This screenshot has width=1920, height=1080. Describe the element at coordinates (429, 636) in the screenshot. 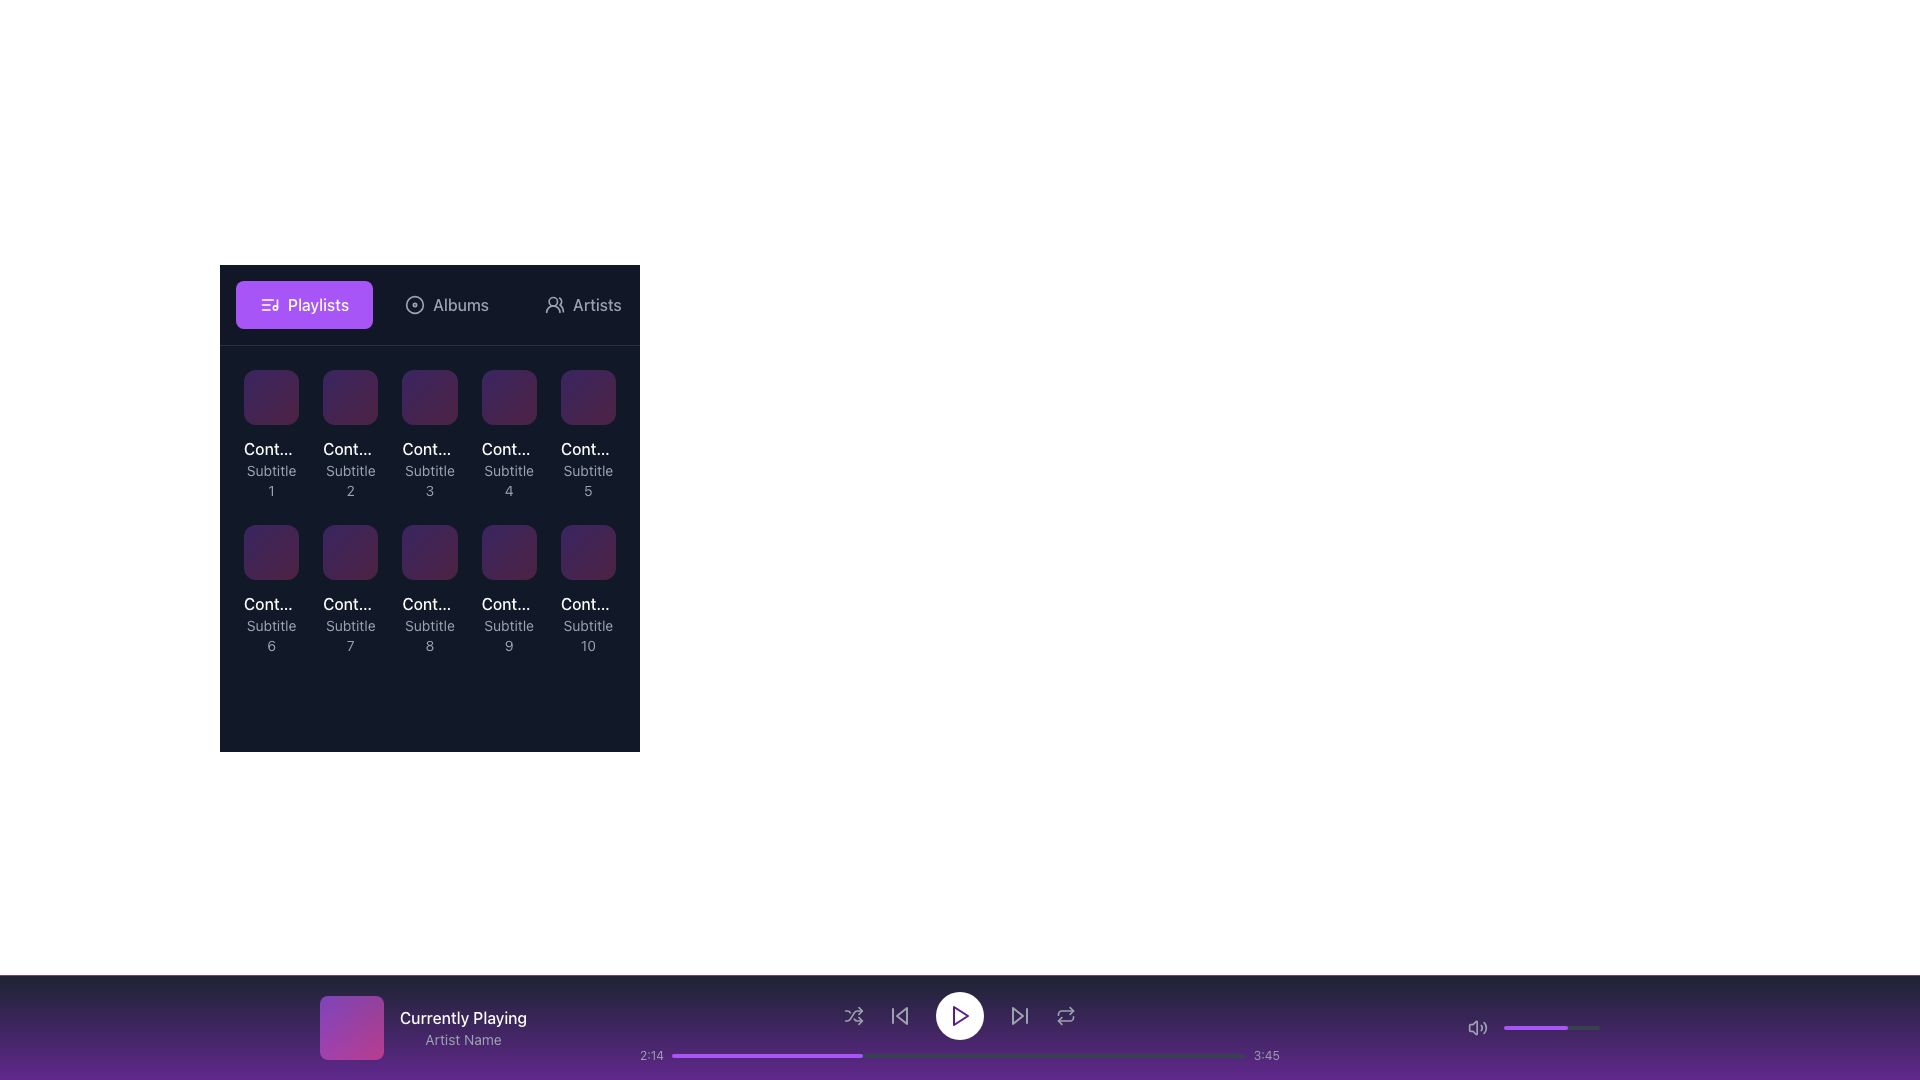

I see `the subtitle located at the bottom of the 'Content Title 8' card, positioned in the second row and third column of the grid layout` at that location.